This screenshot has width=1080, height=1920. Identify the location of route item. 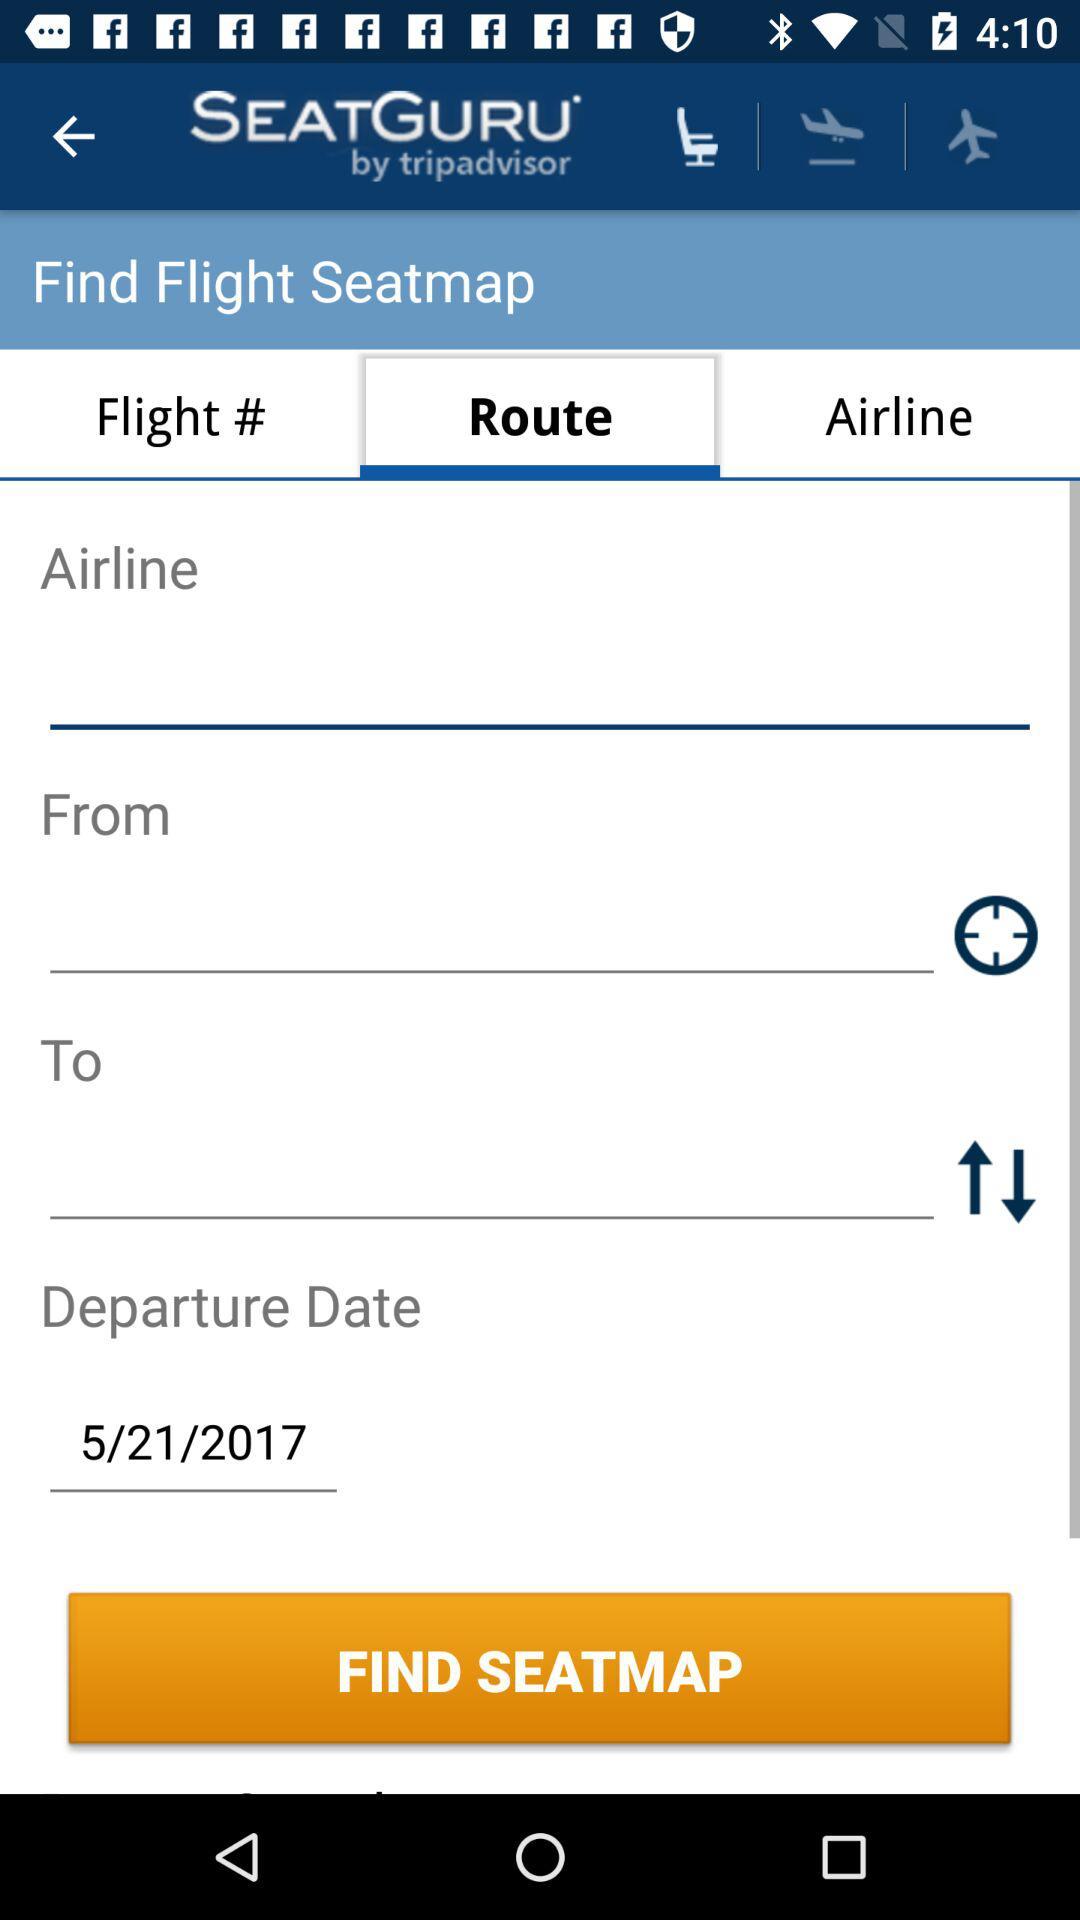
(540, 414).